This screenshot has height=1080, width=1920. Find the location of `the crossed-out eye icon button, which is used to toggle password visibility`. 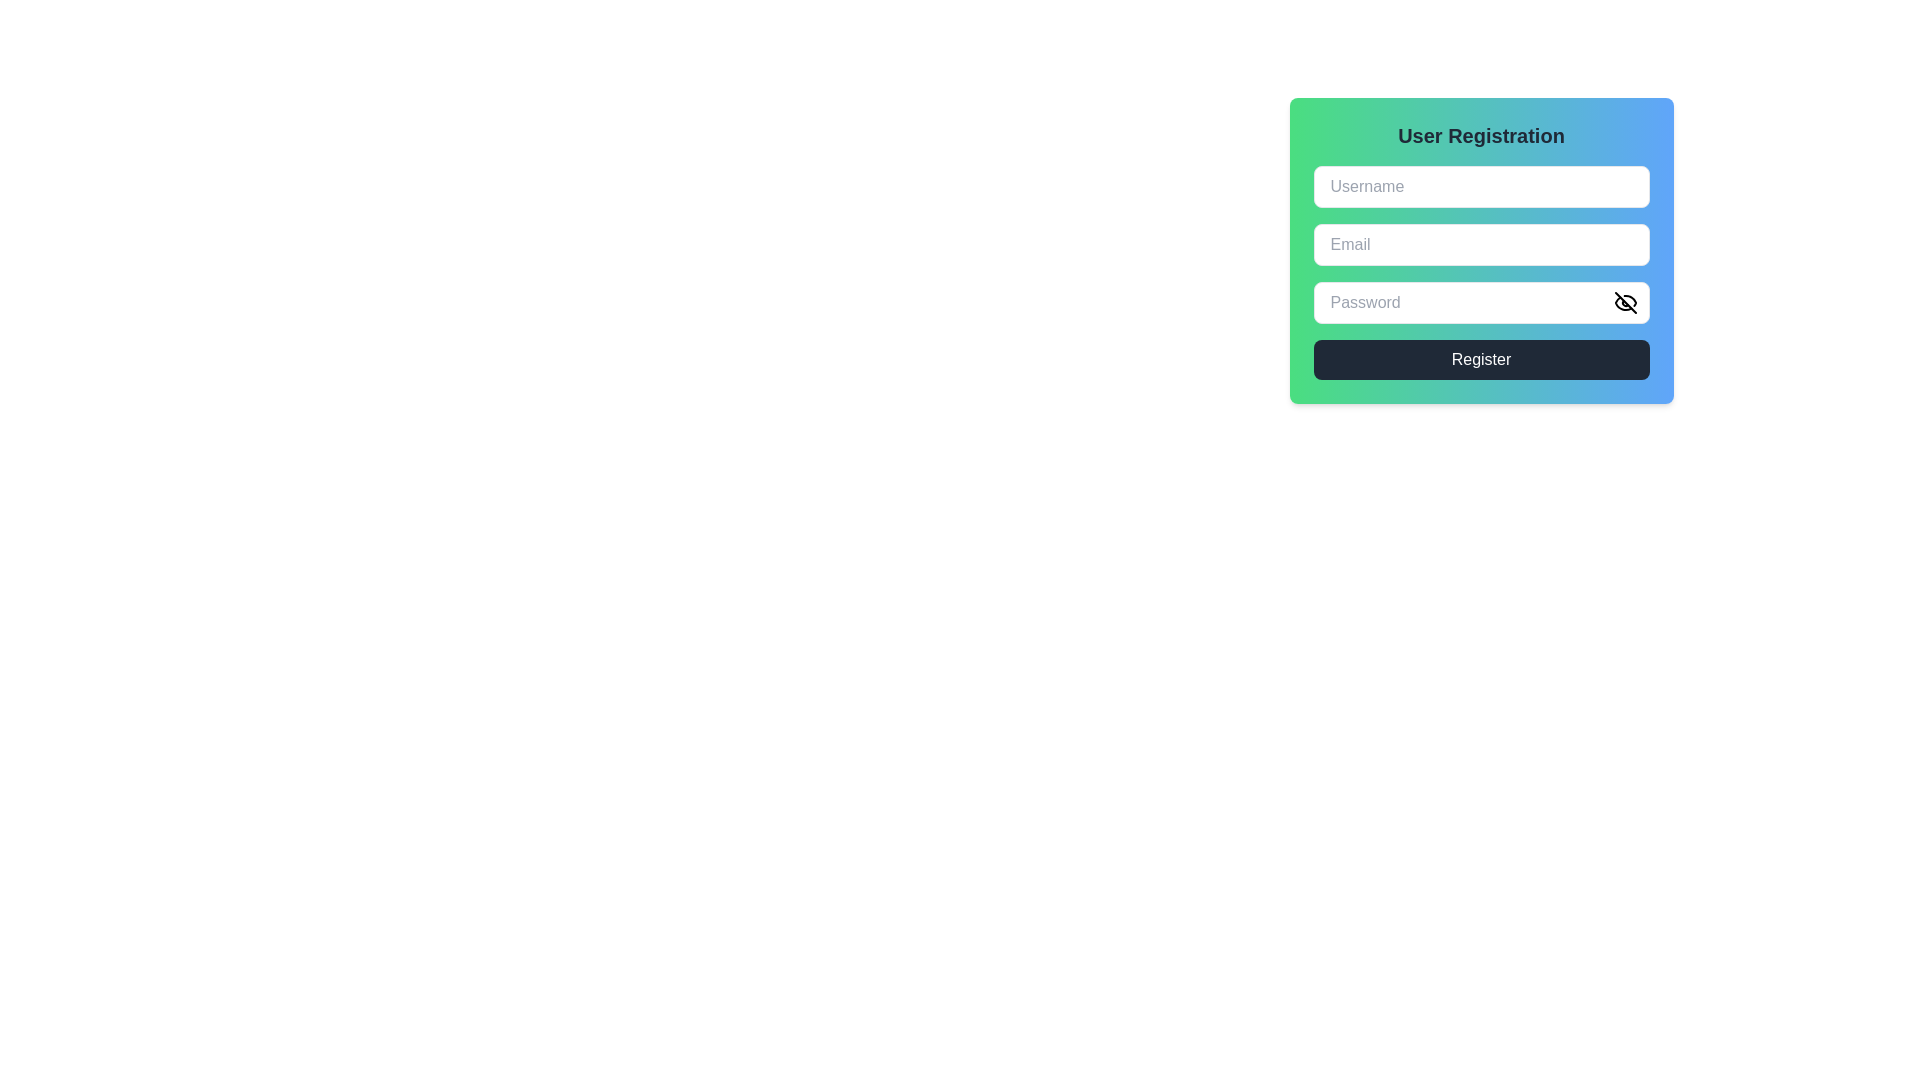

the crossed-out eye icon button, which is used to toggle password visibility is located at coordinates (1625, 303).